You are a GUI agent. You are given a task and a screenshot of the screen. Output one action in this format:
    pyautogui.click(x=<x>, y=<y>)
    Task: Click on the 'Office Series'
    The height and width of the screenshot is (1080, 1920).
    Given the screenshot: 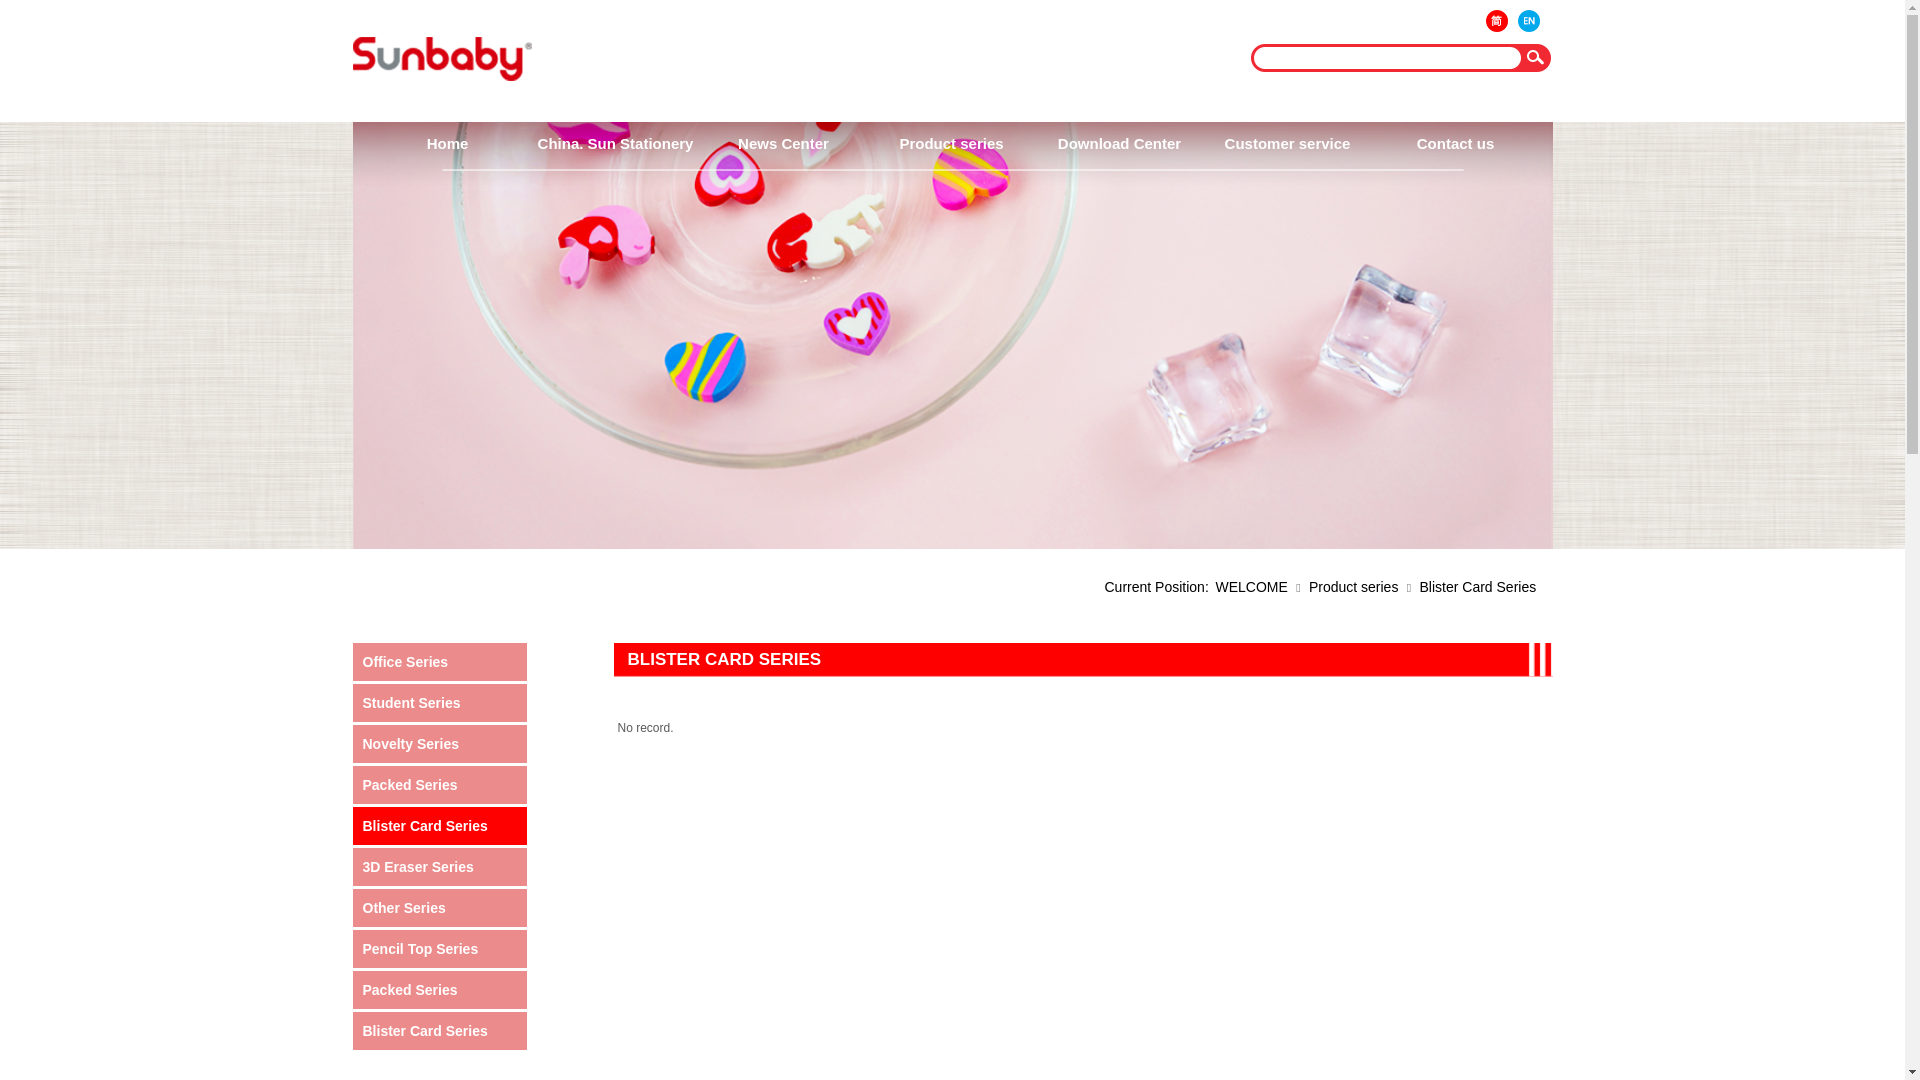 What is the action you would take?
    pyautogui.click(x=361, y=662)
    